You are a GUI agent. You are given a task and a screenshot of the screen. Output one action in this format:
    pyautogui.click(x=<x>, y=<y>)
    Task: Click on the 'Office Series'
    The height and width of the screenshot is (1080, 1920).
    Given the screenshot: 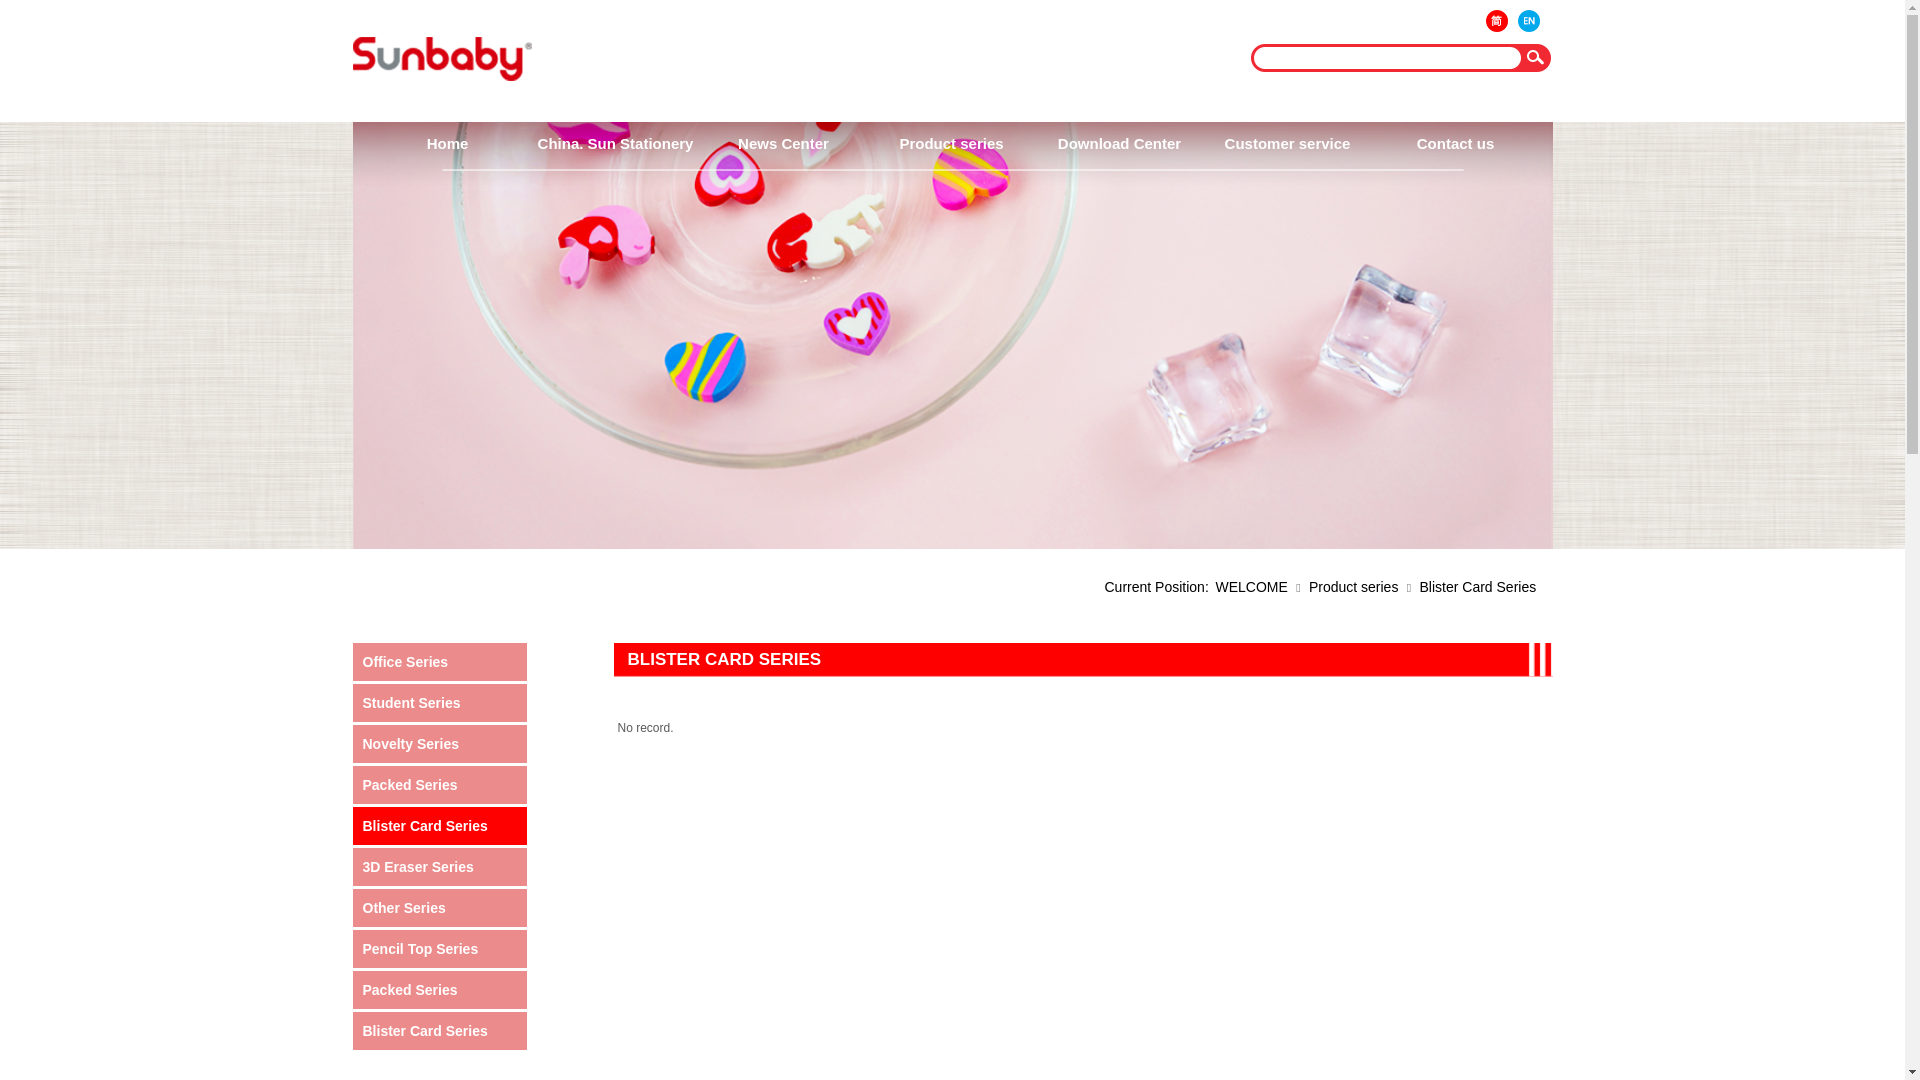 What is the action you would take?
    pyautogui.click(x=361, y=662)
    